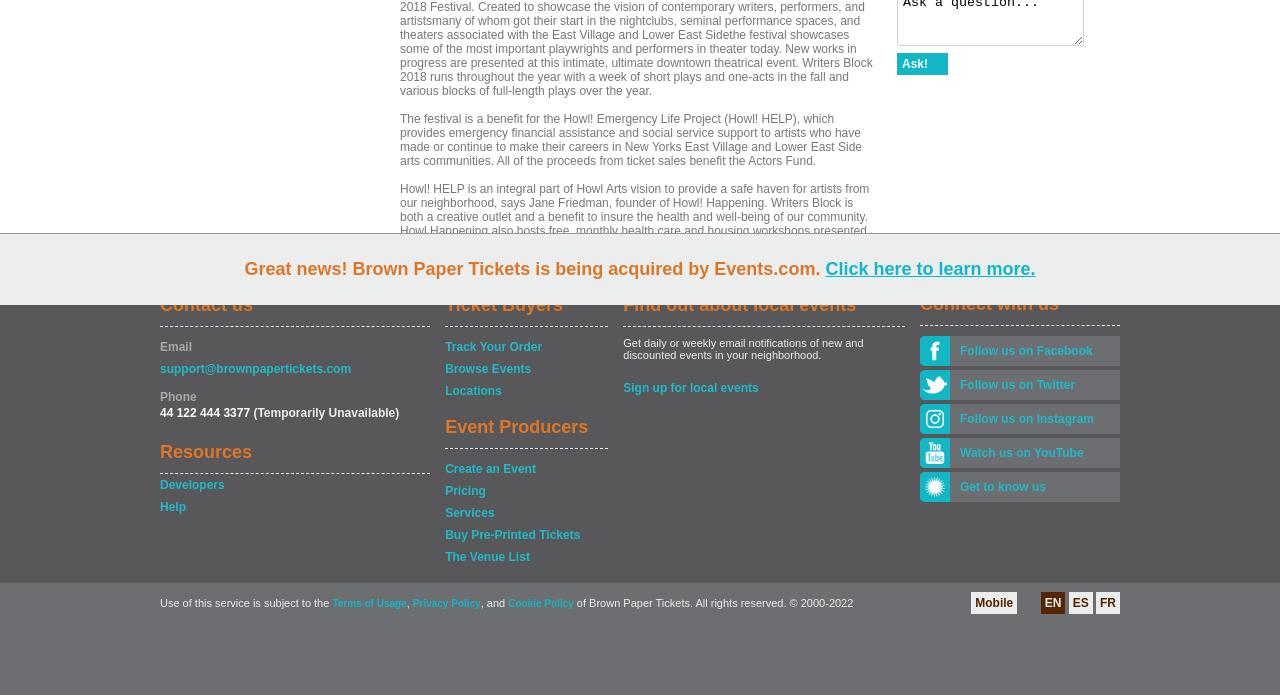  Describe the element at coordinates (480, 602) in the screenshot. I see `', and'` at that location.